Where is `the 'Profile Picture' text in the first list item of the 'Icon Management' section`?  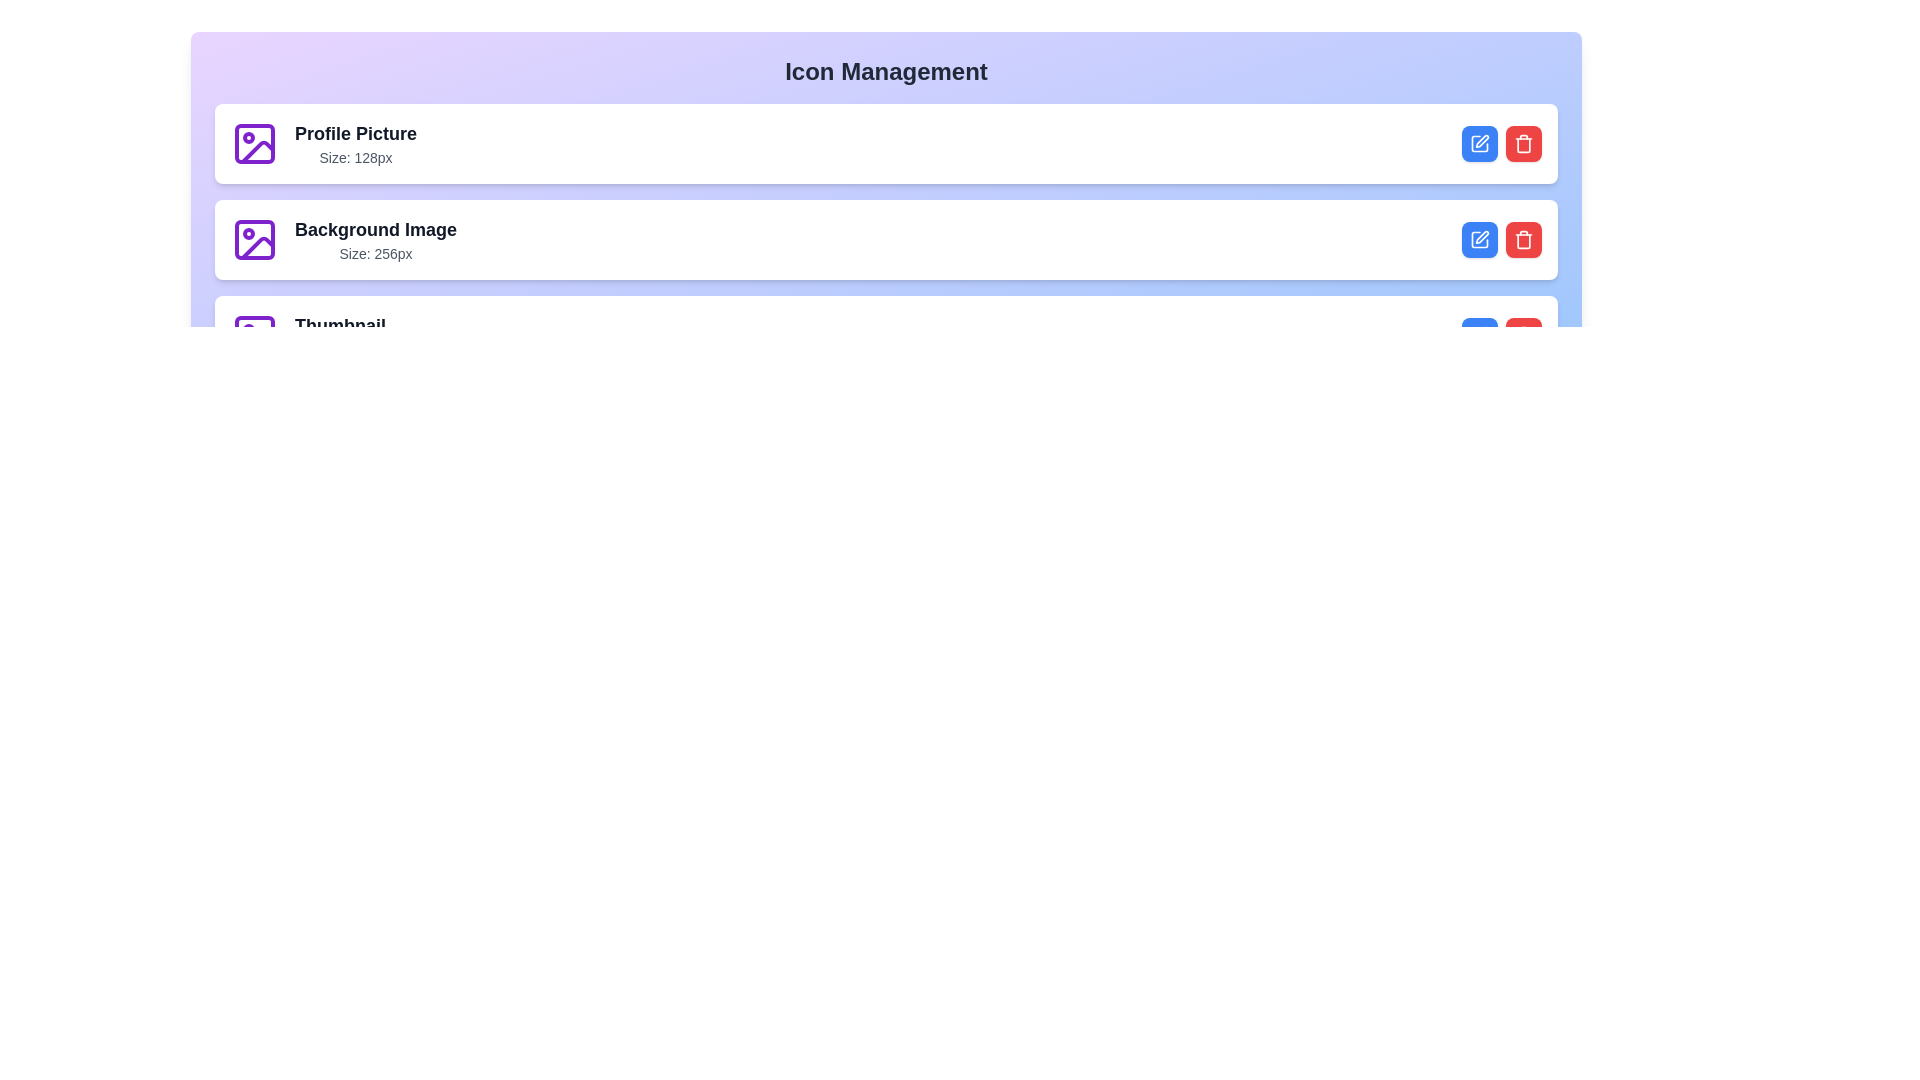 the 'Profile Picture' text in the first list item of the 'Icon Management' section is located at coordinates (324, 142).